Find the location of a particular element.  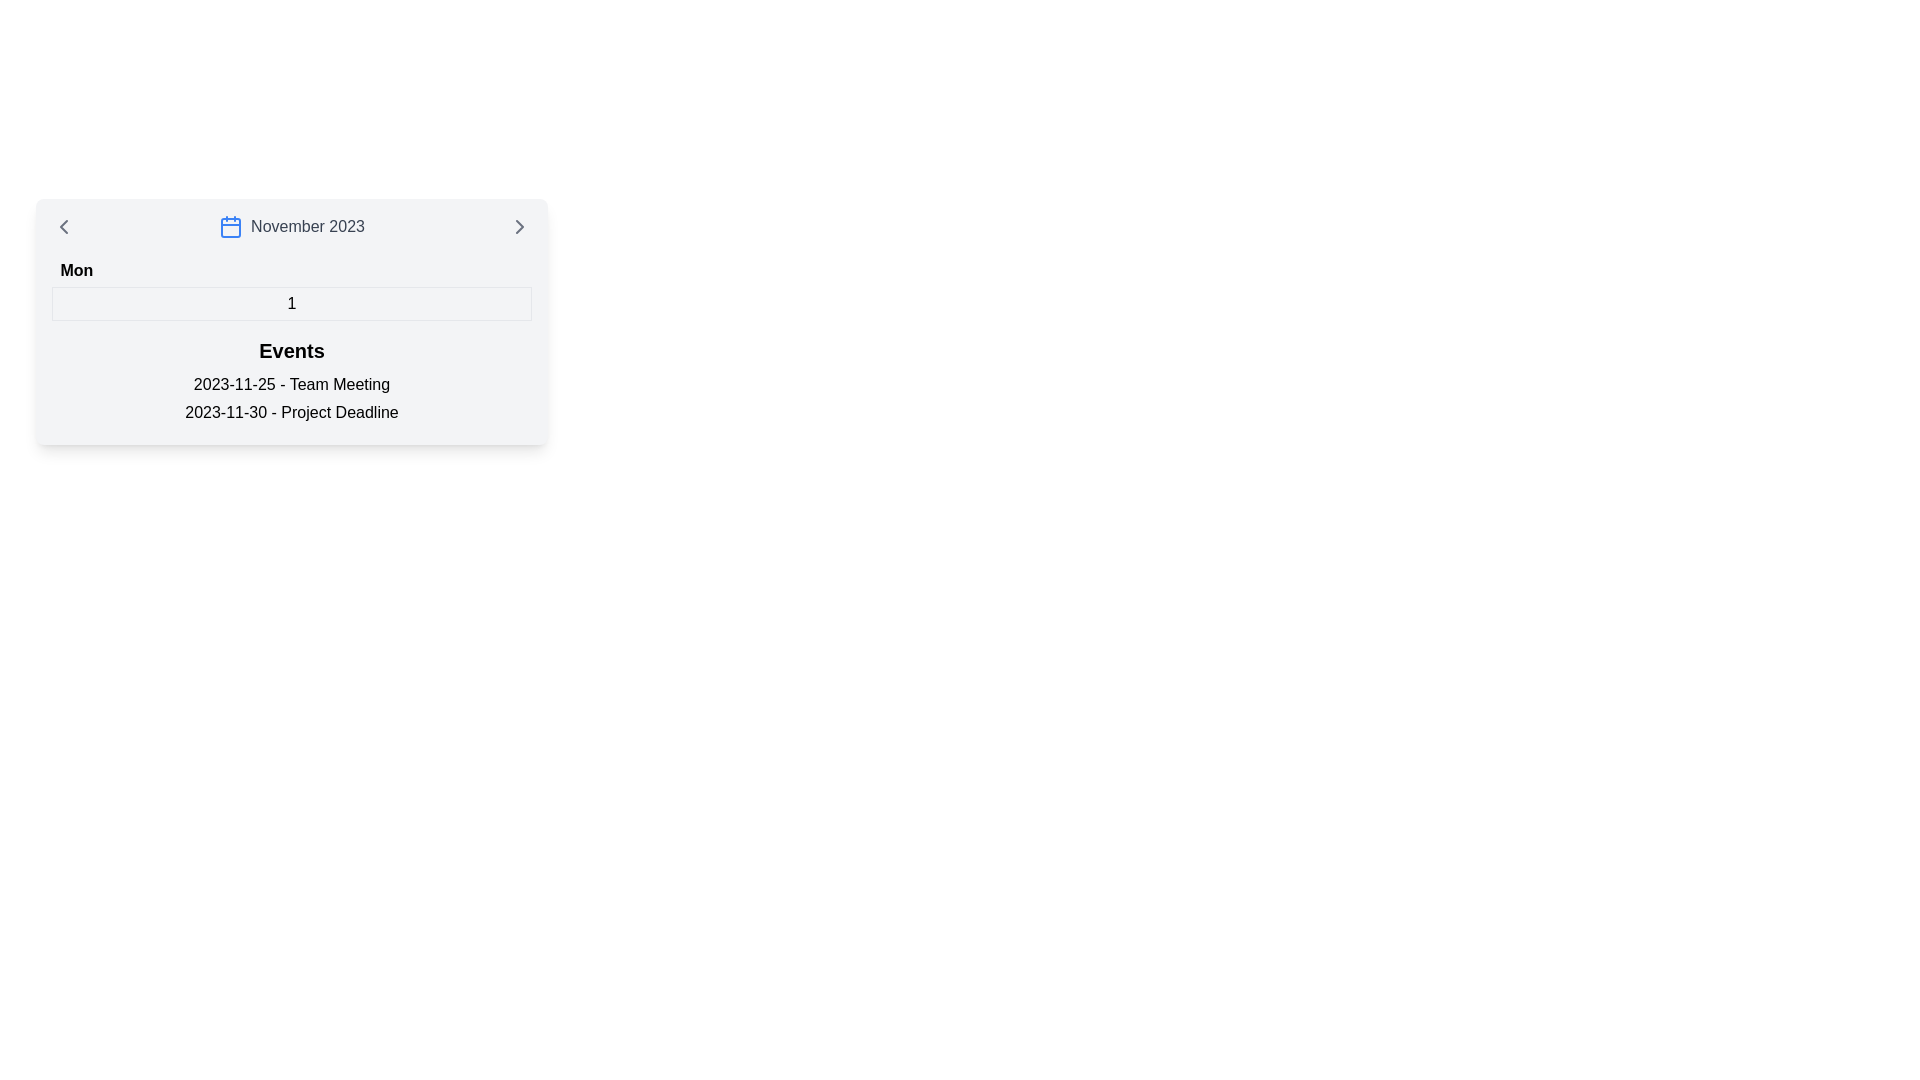

the leftward-facing arrow button located to the left of the text 'November 2023' is located at coordinates (63, 226).